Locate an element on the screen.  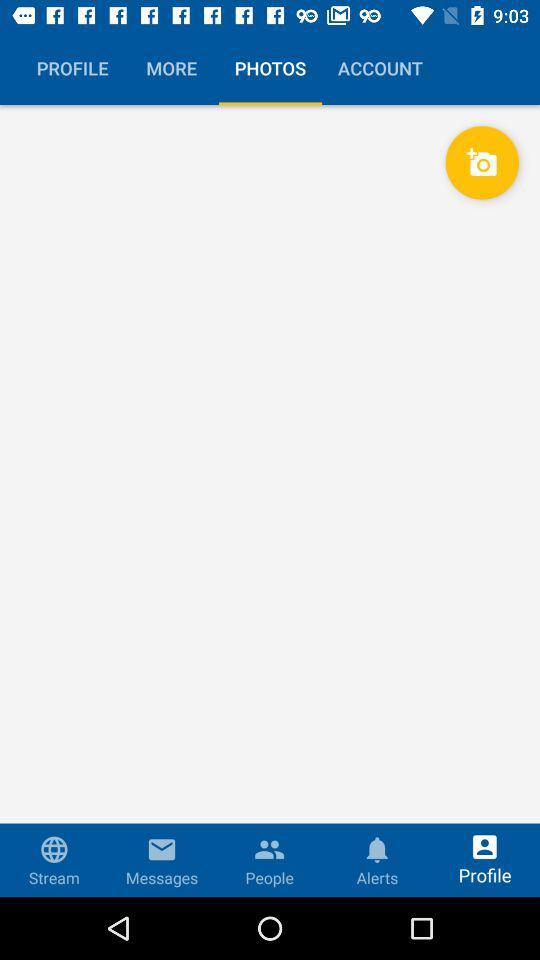
the second button from the left is located at coordinates (171, 68).